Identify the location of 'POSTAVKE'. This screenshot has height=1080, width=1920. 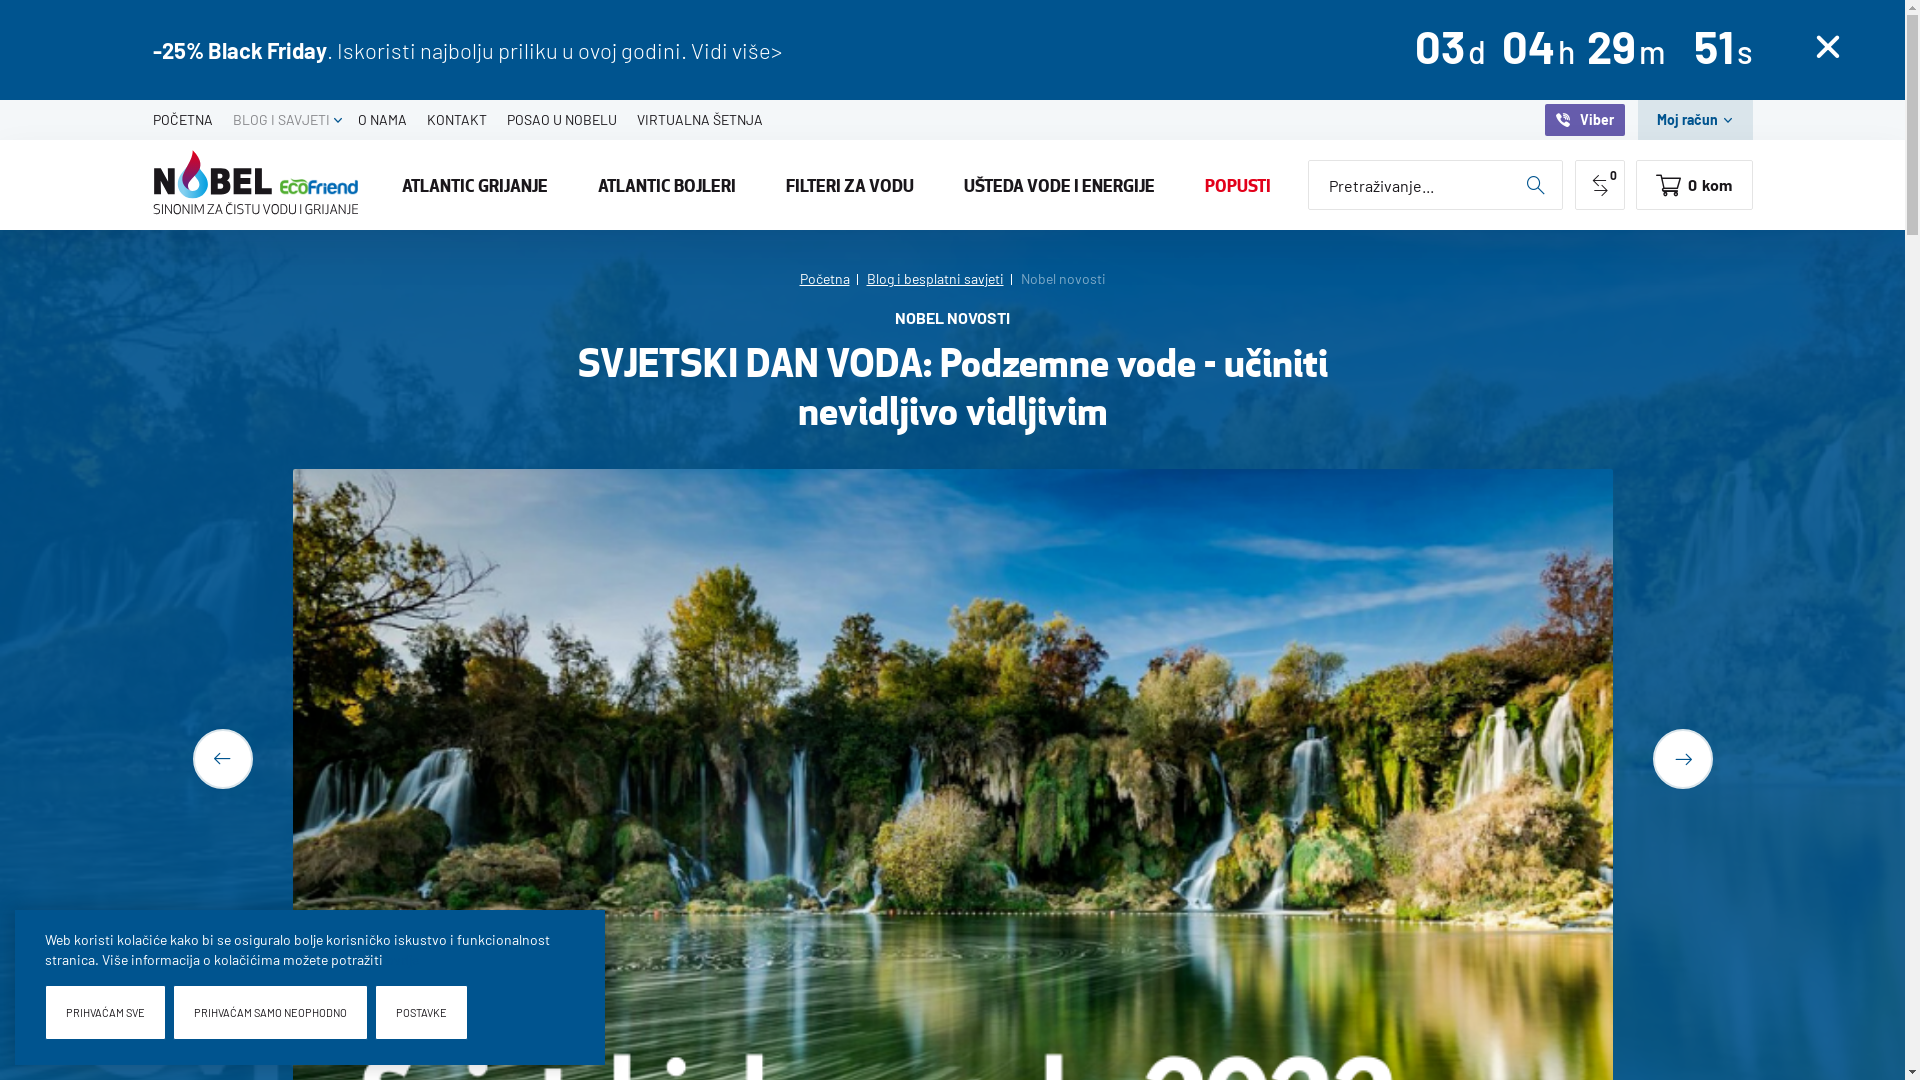
(420, 1012).